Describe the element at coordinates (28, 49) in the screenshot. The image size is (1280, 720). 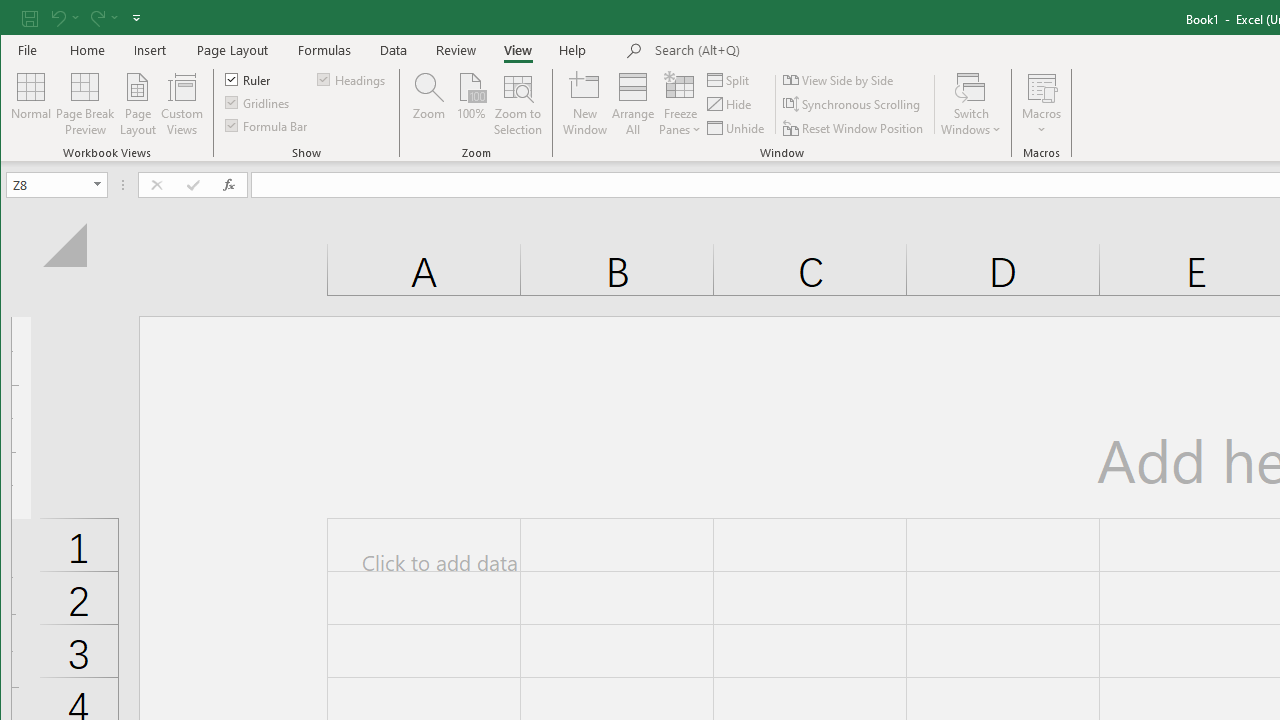
I see `'File Tab'` at that location.